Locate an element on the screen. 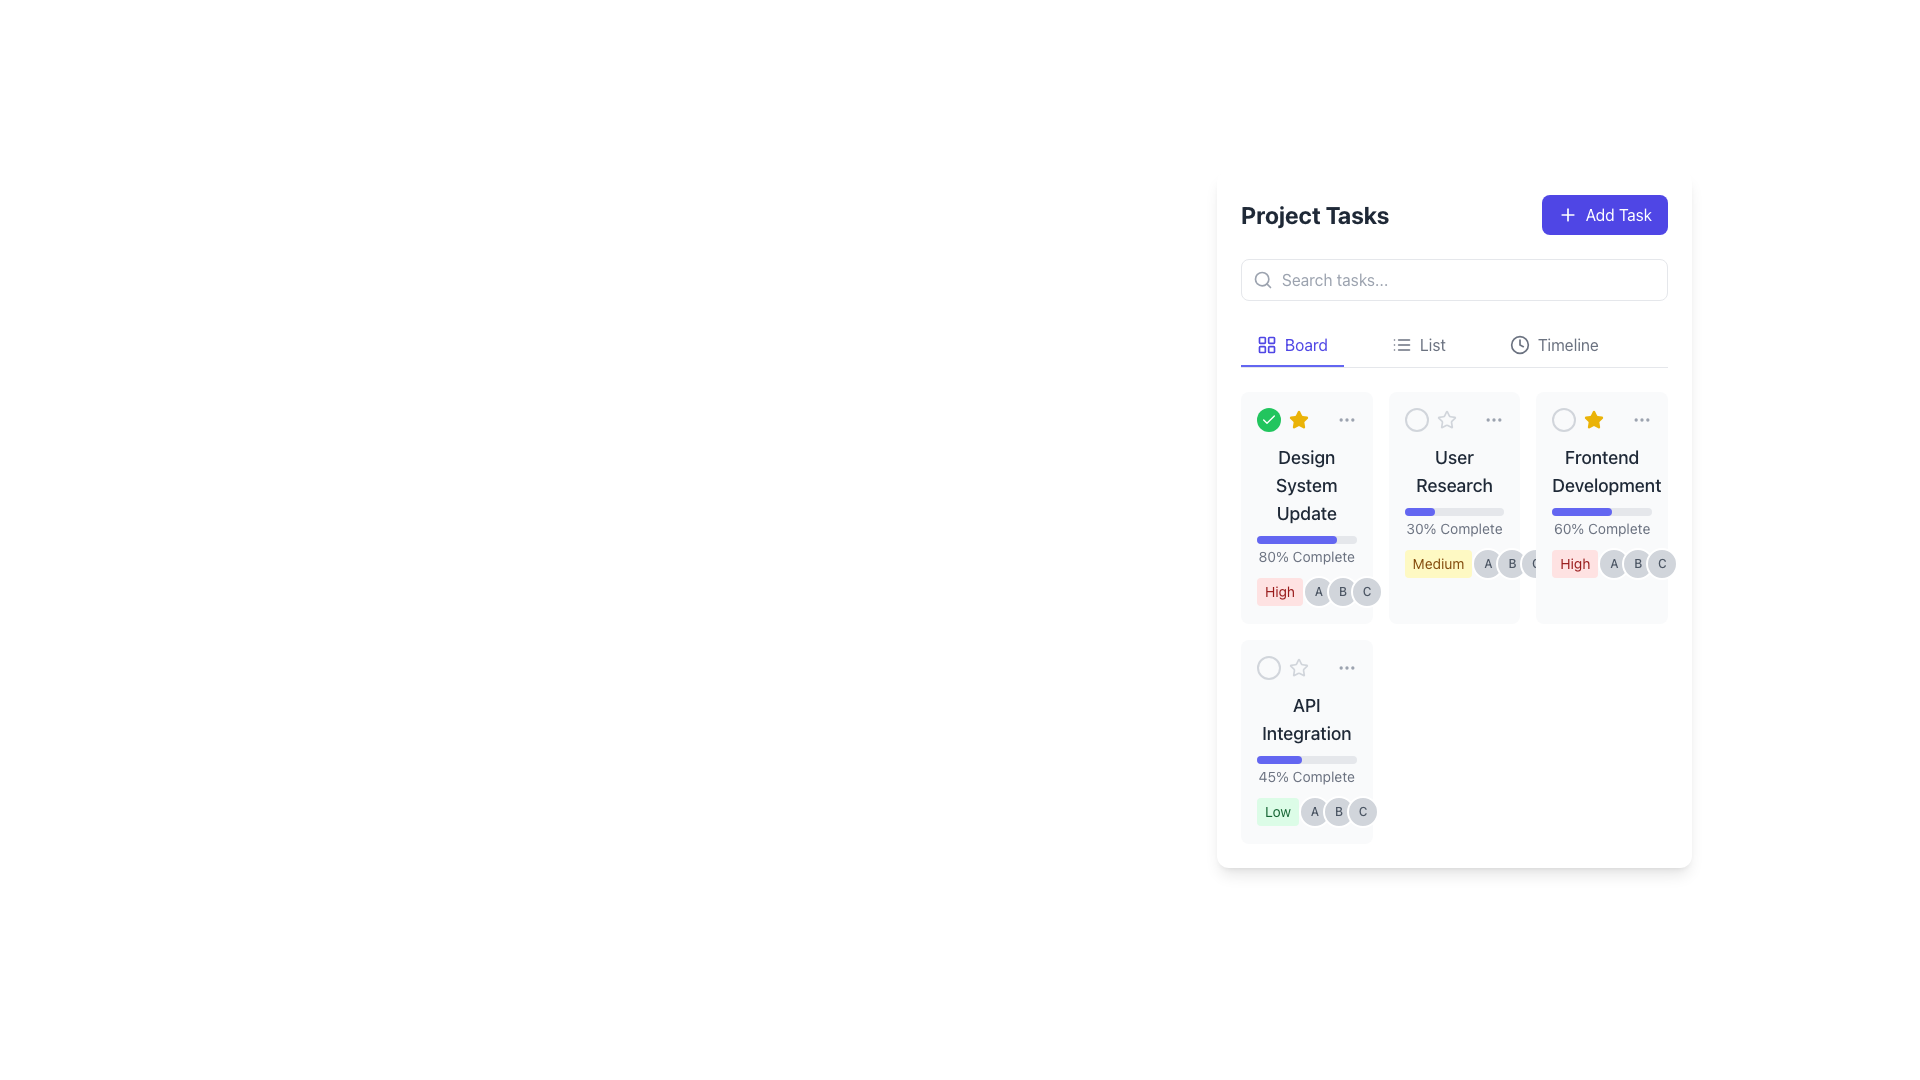 The width and height of the screenshot is (1920, 1080). the 'List' view option in the interactive navigation tab is located at coordinates (1454, 345).